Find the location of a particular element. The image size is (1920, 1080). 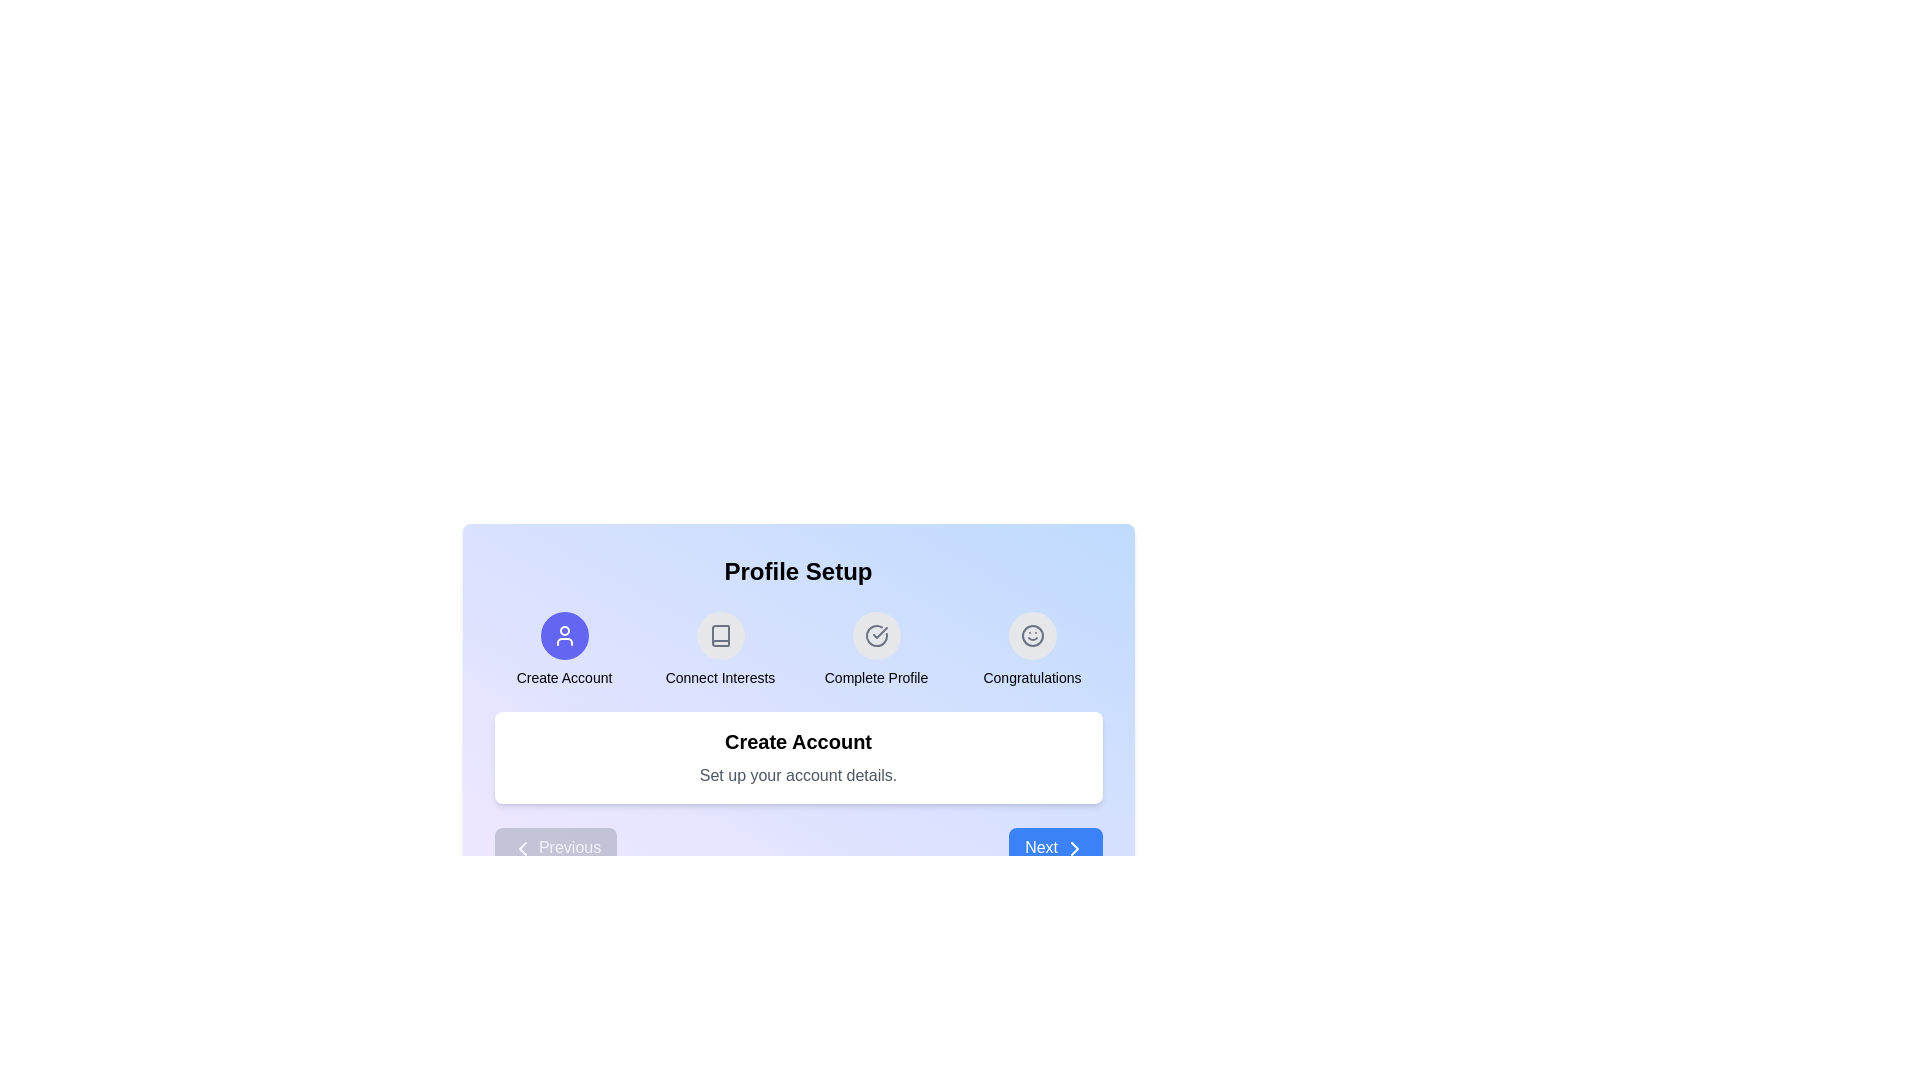

the Previous button to navigate stages is located at coordinates (555, 848).